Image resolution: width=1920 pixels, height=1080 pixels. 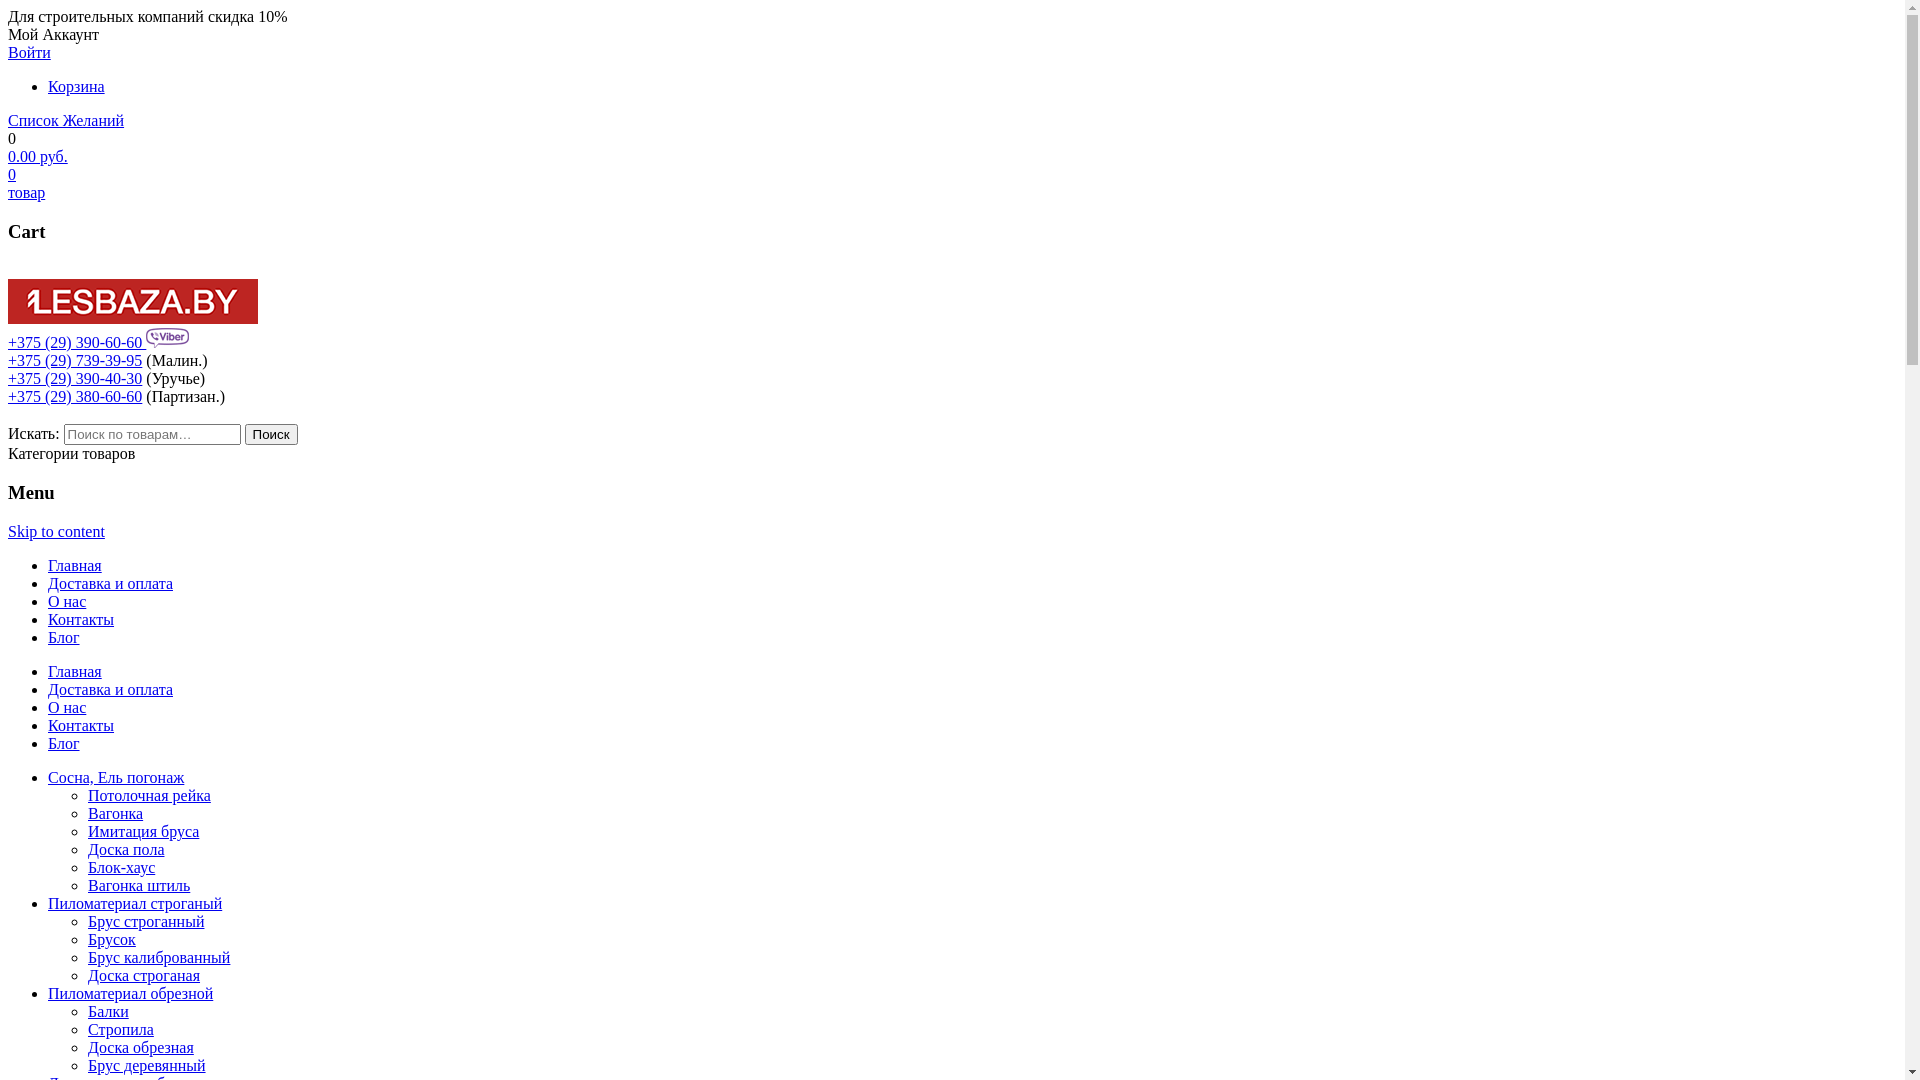 I want to click on '+375 (29) 739-39-95', so click(x=75, y=360).